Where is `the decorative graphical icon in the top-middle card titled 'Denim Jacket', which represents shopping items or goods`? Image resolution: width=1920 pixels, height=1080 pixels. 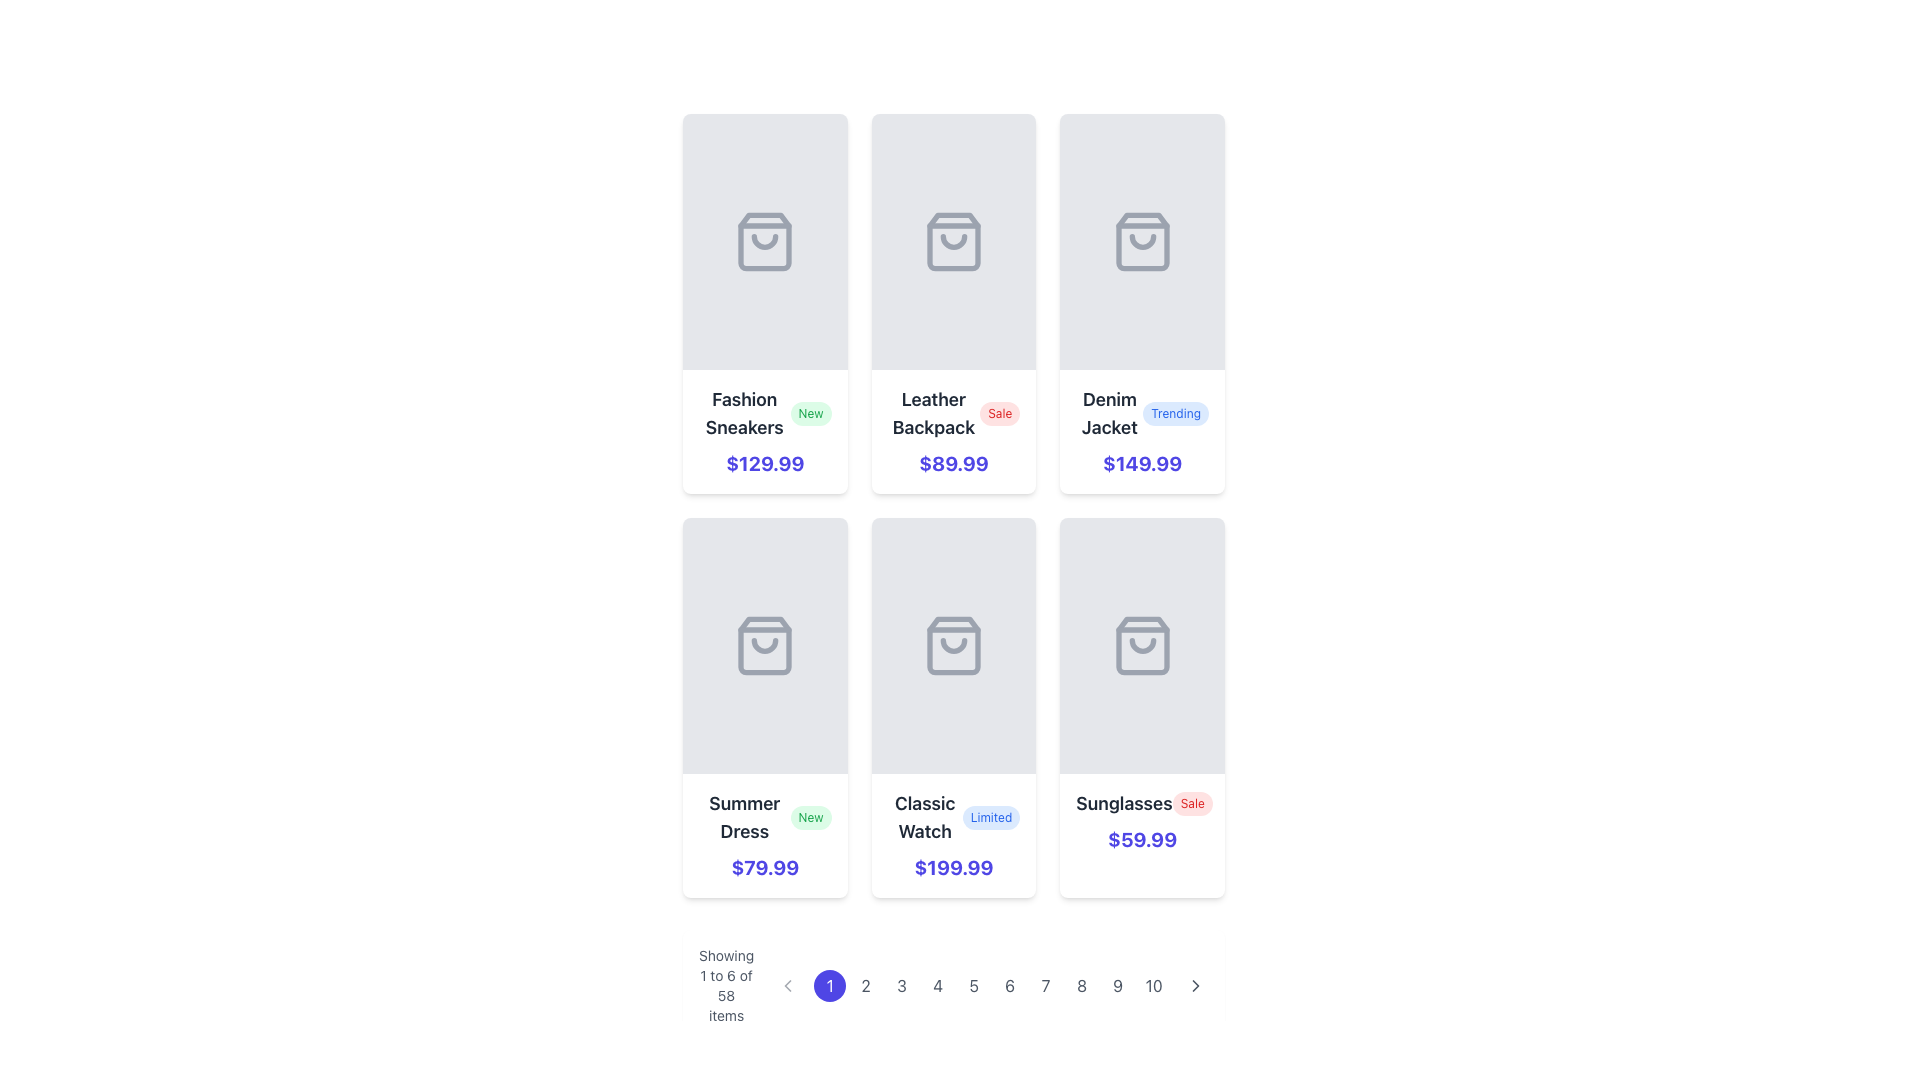
the decorative graphical icon in the top-middle card titled 'Denim Jacket', which represents shopping items or goods is located at coordinates (1142, 241).